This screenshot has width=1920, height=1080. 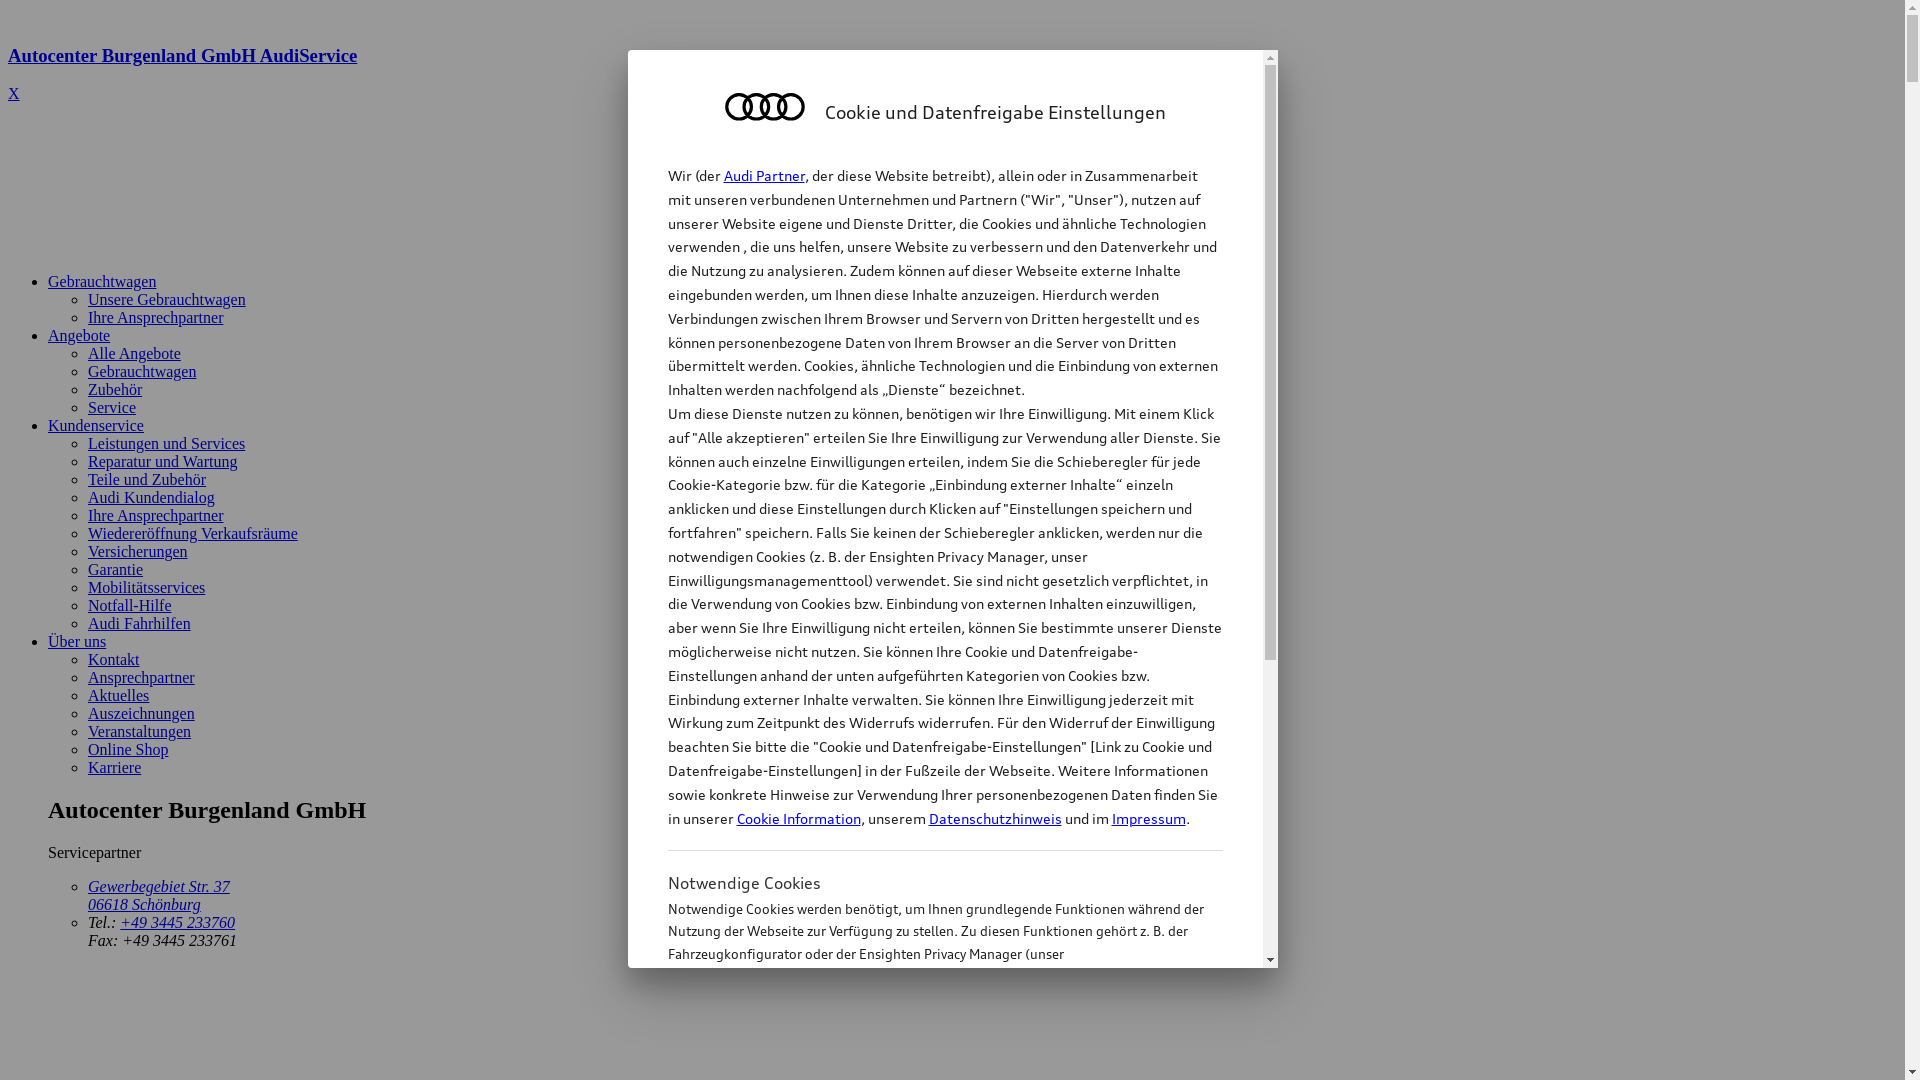 What do you see at coordinates (155, 316) in the screenshot?
I see `'Ihre Ansprechpartner'` at bounding box center [155, 316].